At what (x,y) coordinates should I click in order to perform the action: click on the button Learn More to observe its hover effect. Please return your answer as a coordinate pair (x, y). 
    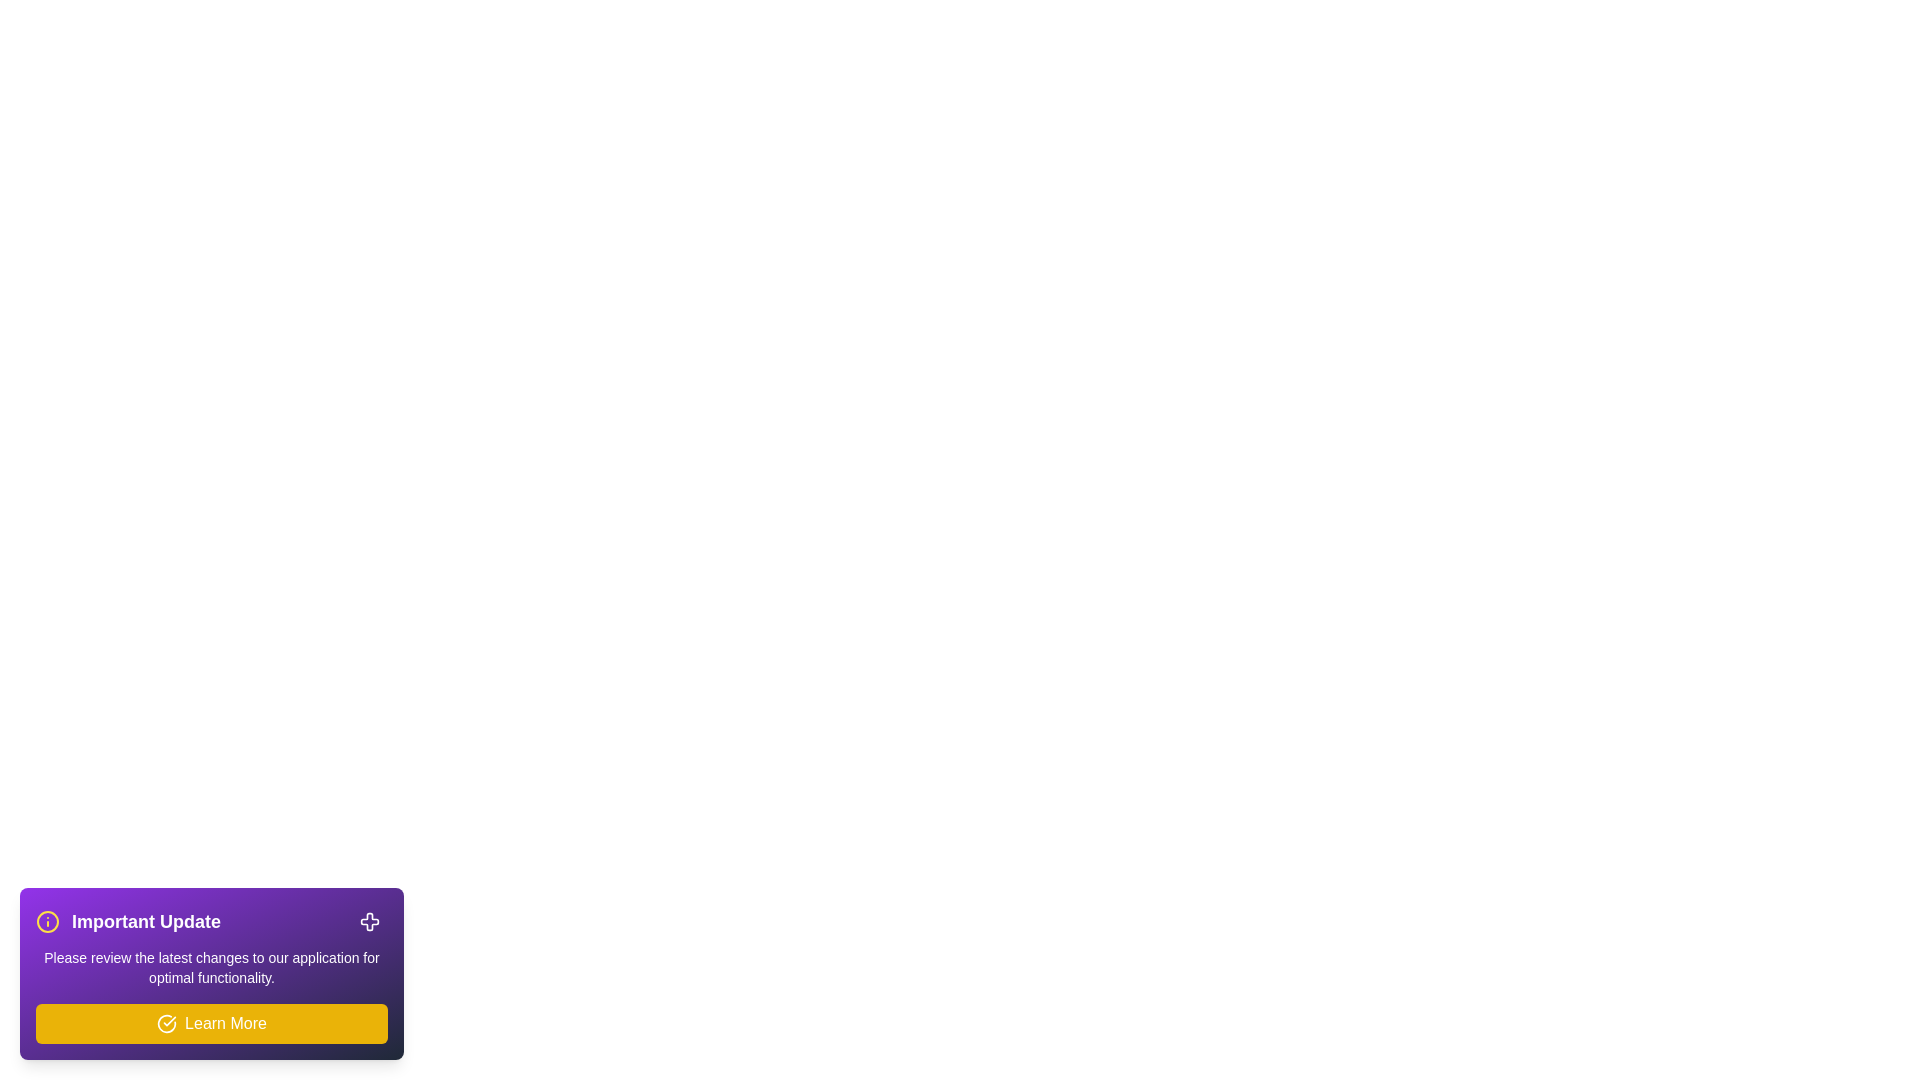
    Looking at the image, I should click on (211, 1023).